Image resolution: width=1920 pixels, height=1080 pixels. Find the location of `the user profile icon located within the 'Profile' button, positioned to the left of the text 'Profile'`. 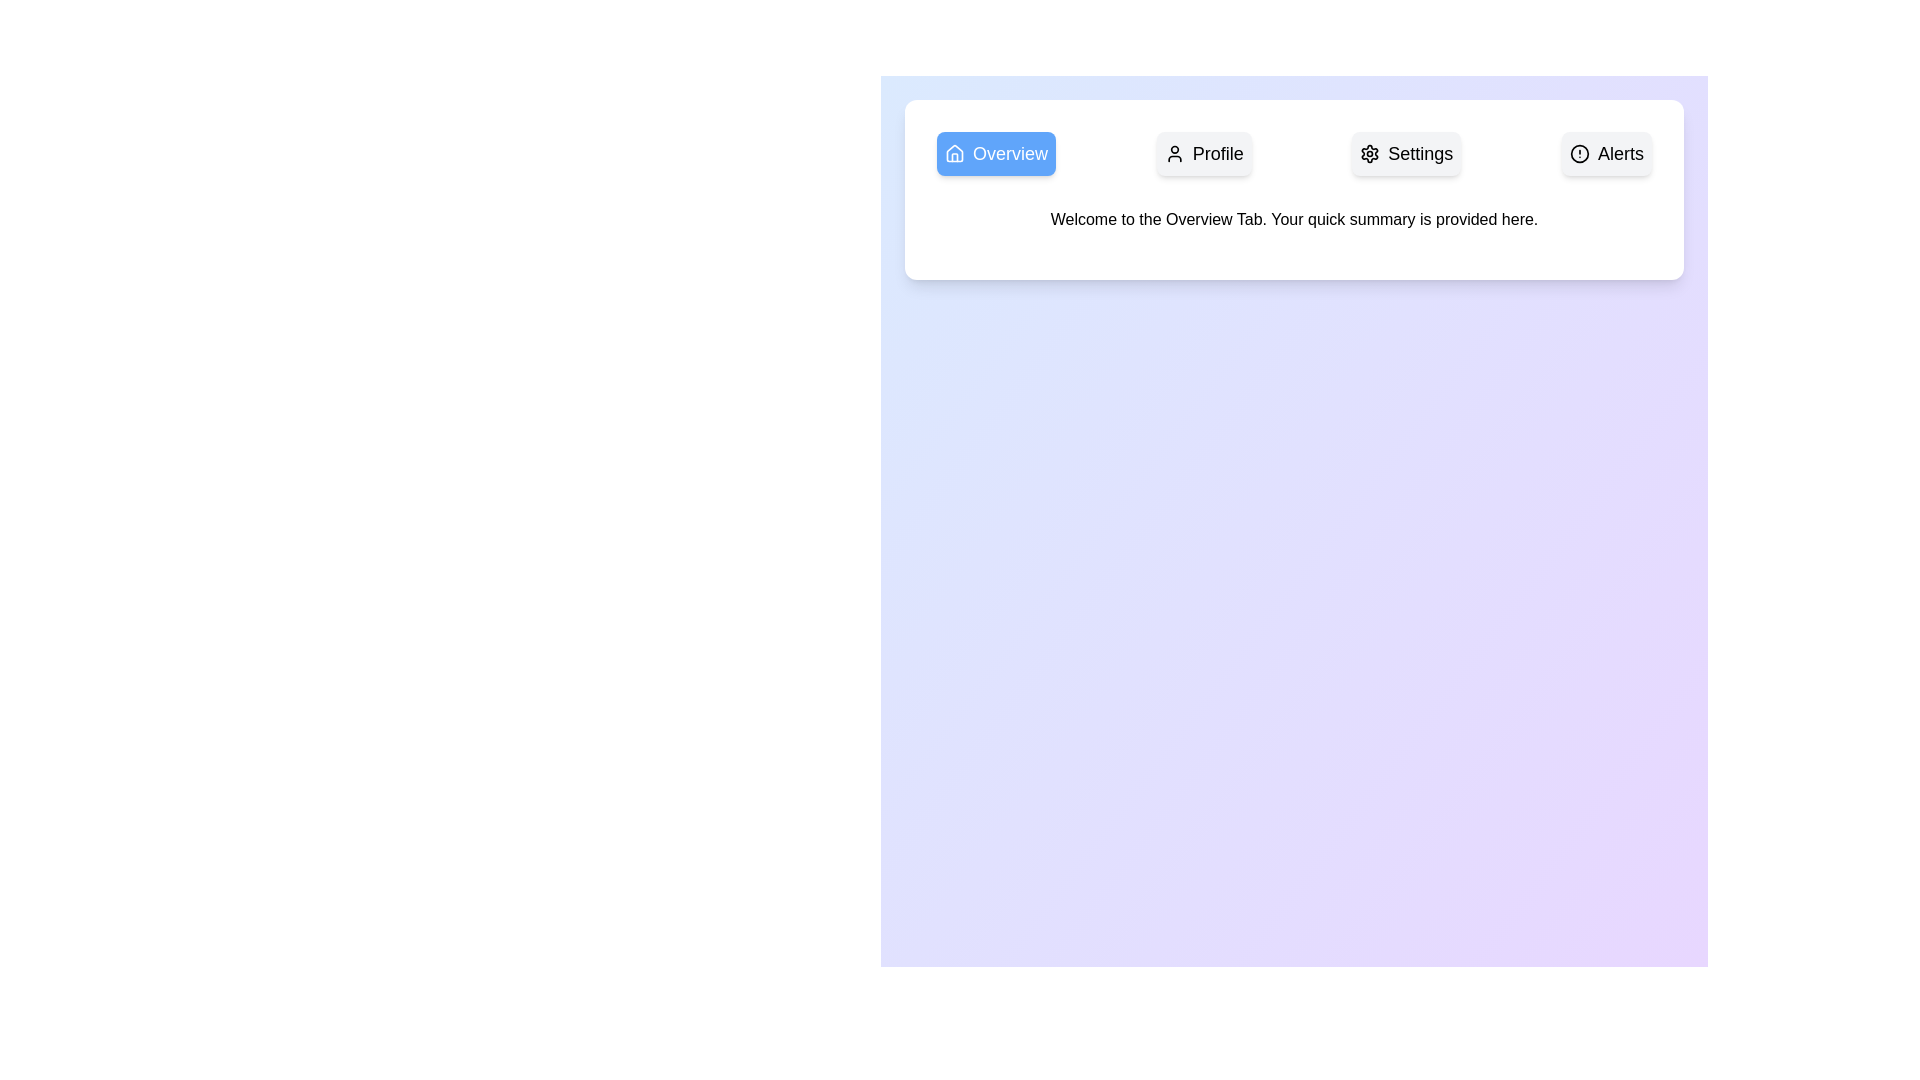

the user profile icon located within the 'Profile' button, positioned to the left of the text 'Profile' is located at coordinates (1174, 153).